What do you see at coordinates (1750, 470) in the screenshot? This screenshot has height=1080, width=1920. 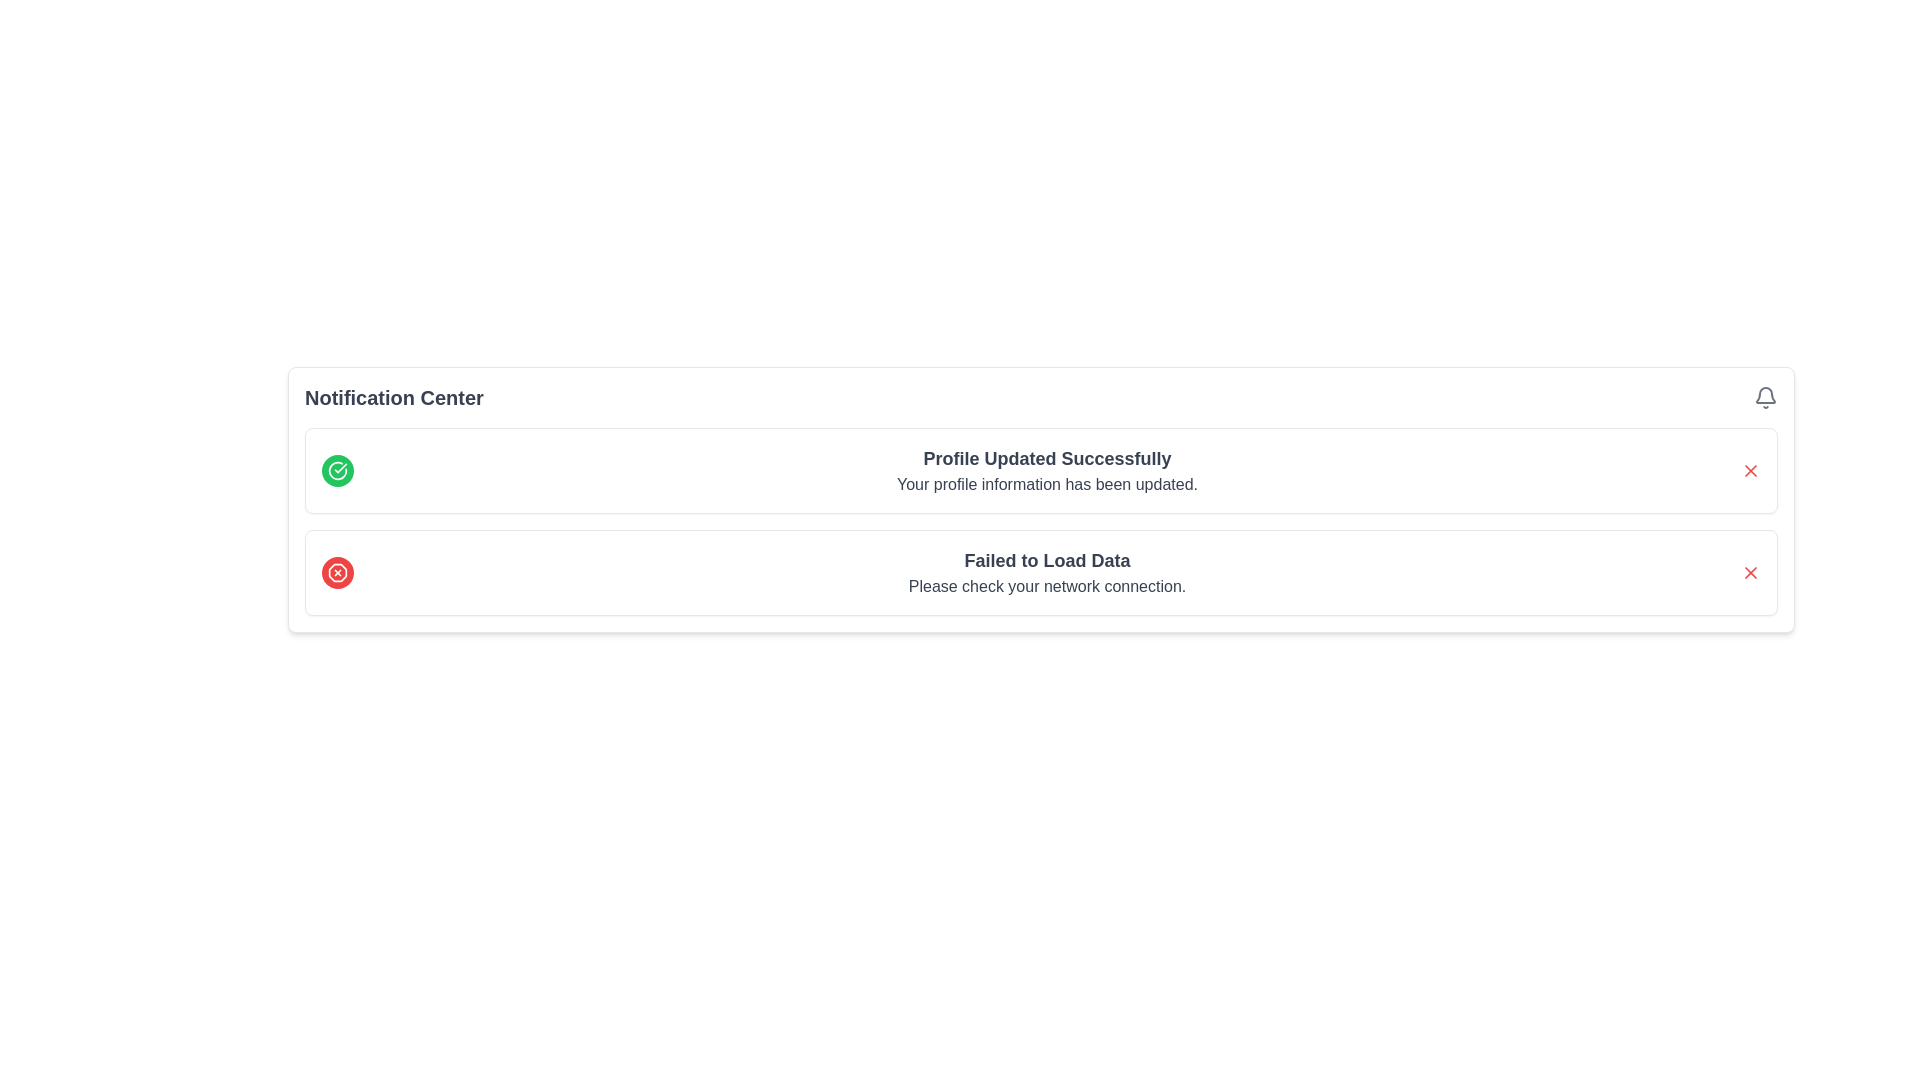 I see `the close button located in the top-right corner of the 'Profile Updated Successfully' notification` at bounding box center [1750, 470].